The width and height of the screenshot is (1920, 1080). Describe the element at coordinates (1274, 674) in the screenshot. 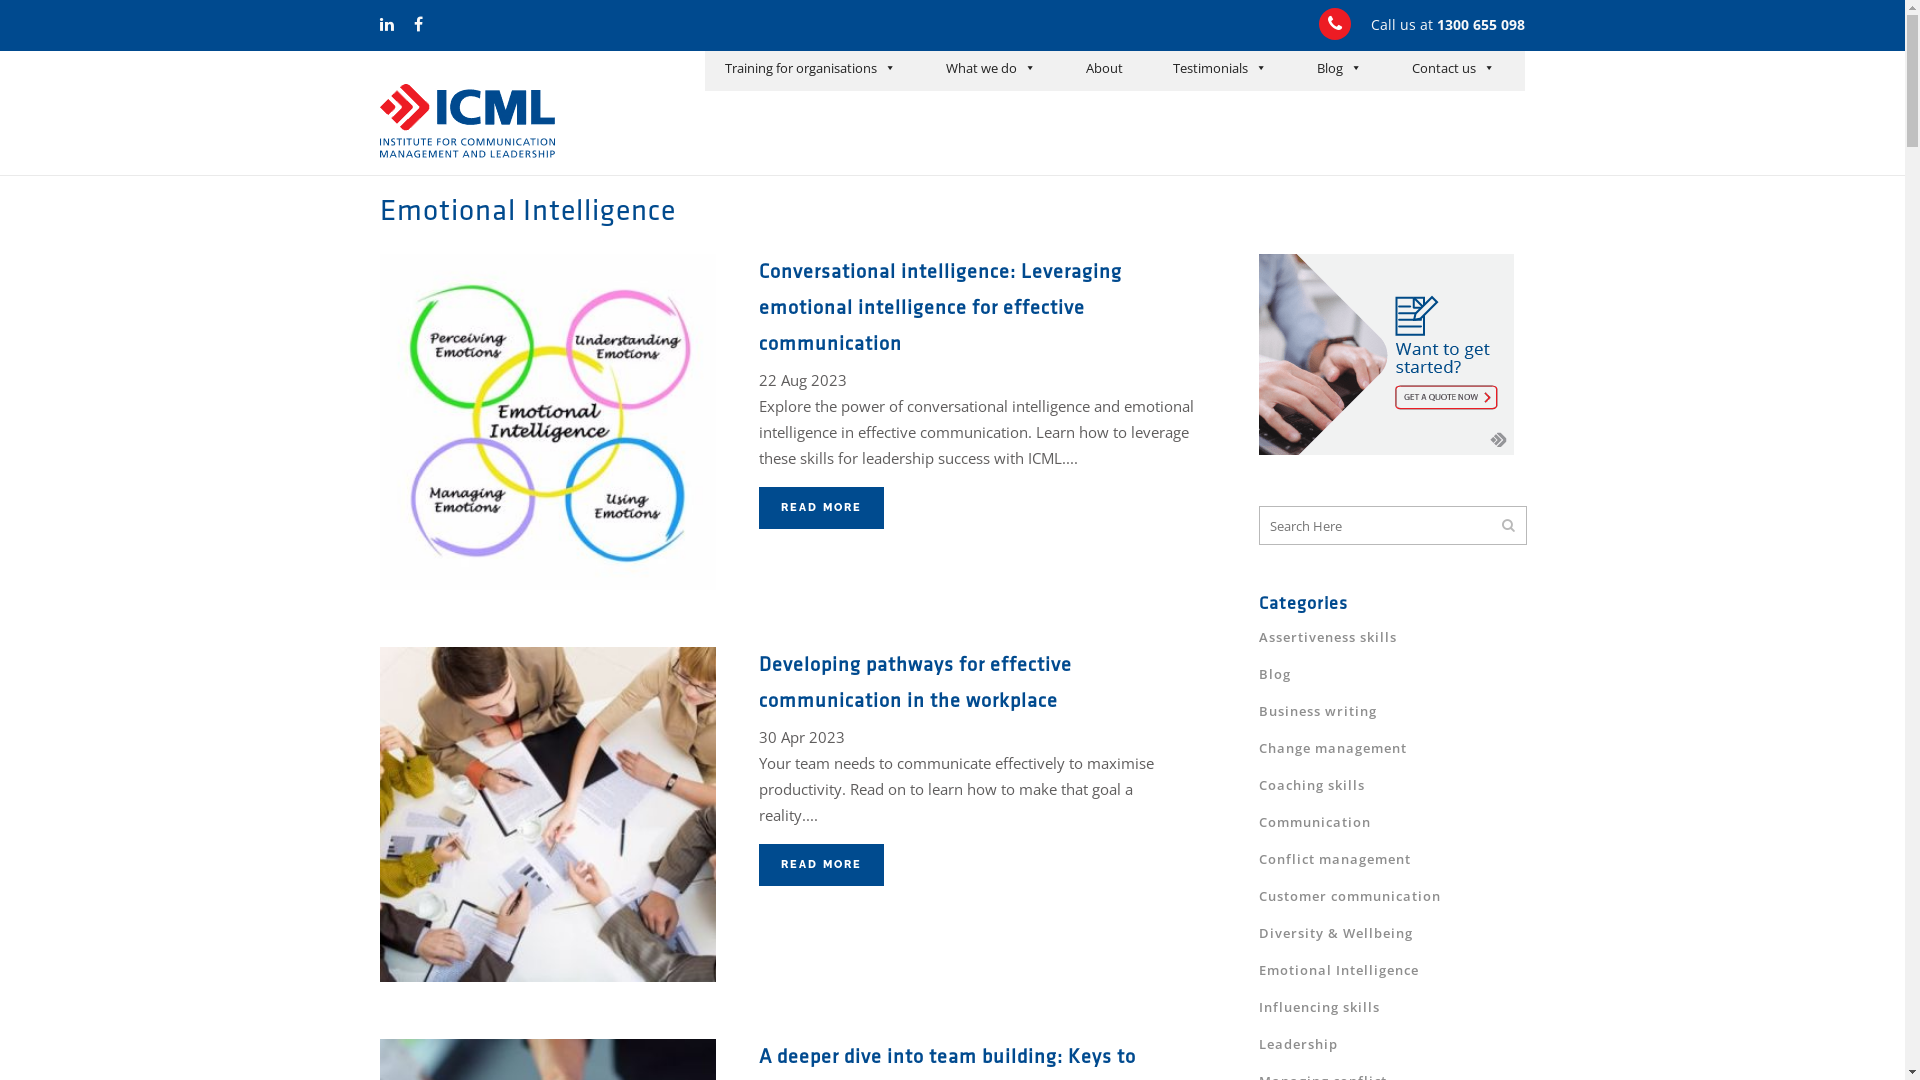

I see `'Blog'` at that location.